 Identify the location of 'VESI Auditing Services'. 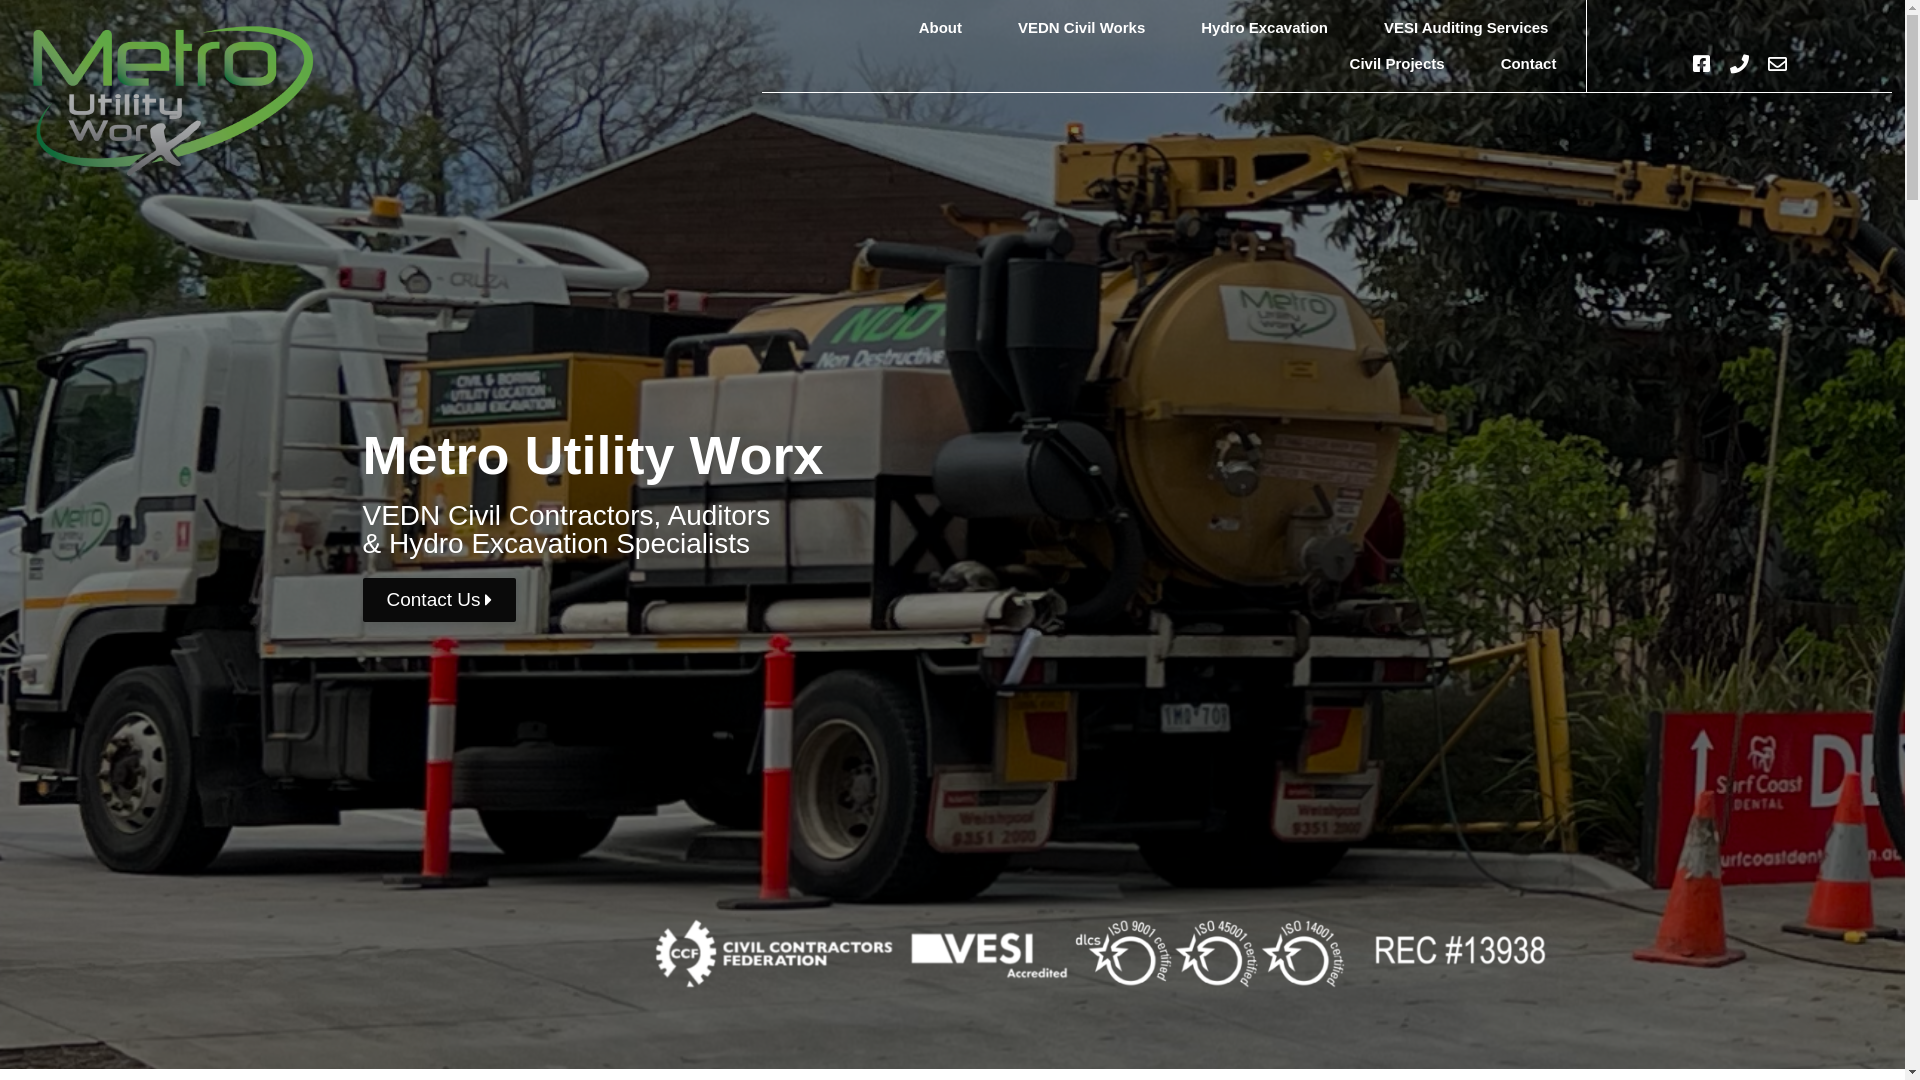
(1362, 27).